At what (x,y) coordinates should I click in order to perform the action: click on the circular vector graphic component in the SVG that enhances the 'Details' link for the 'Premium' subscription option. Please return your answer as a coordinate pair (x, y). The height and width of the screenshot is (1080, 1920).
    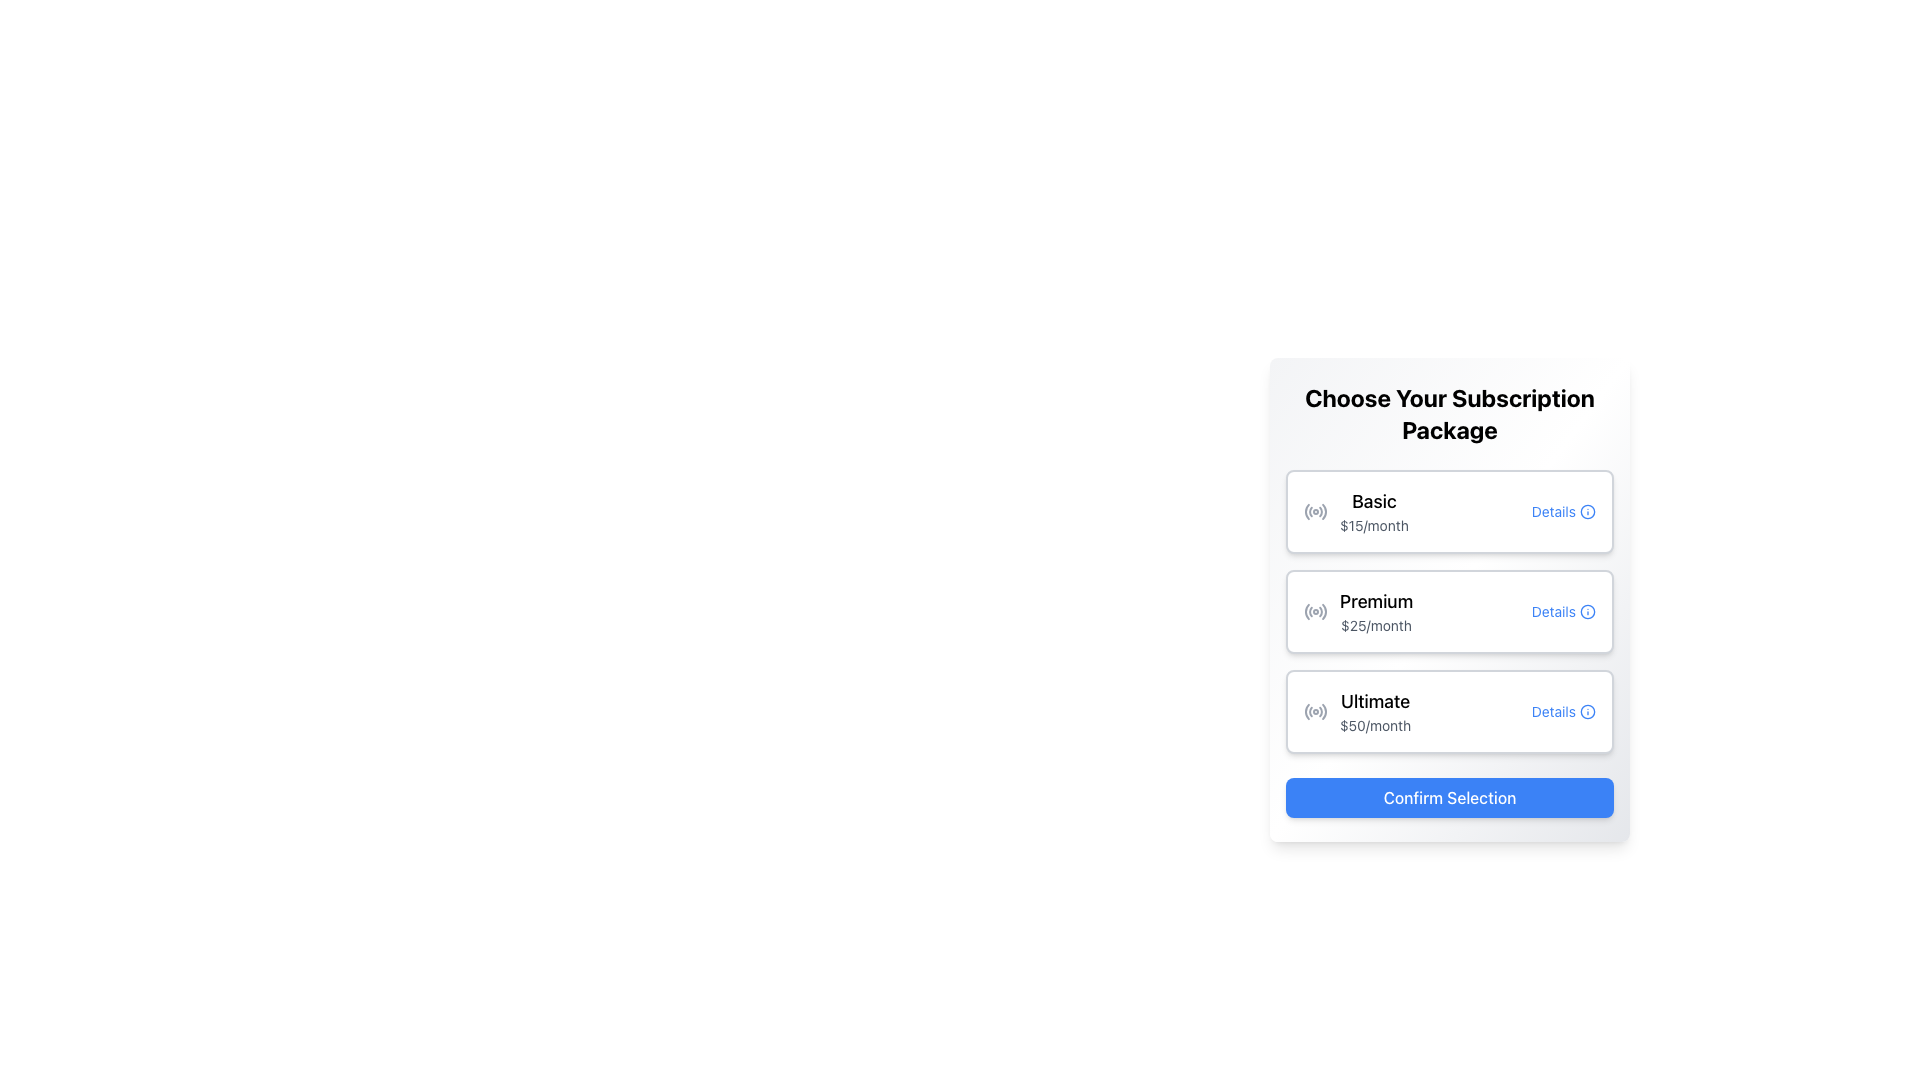
    Looking at the image, I should click on (1587, 611).